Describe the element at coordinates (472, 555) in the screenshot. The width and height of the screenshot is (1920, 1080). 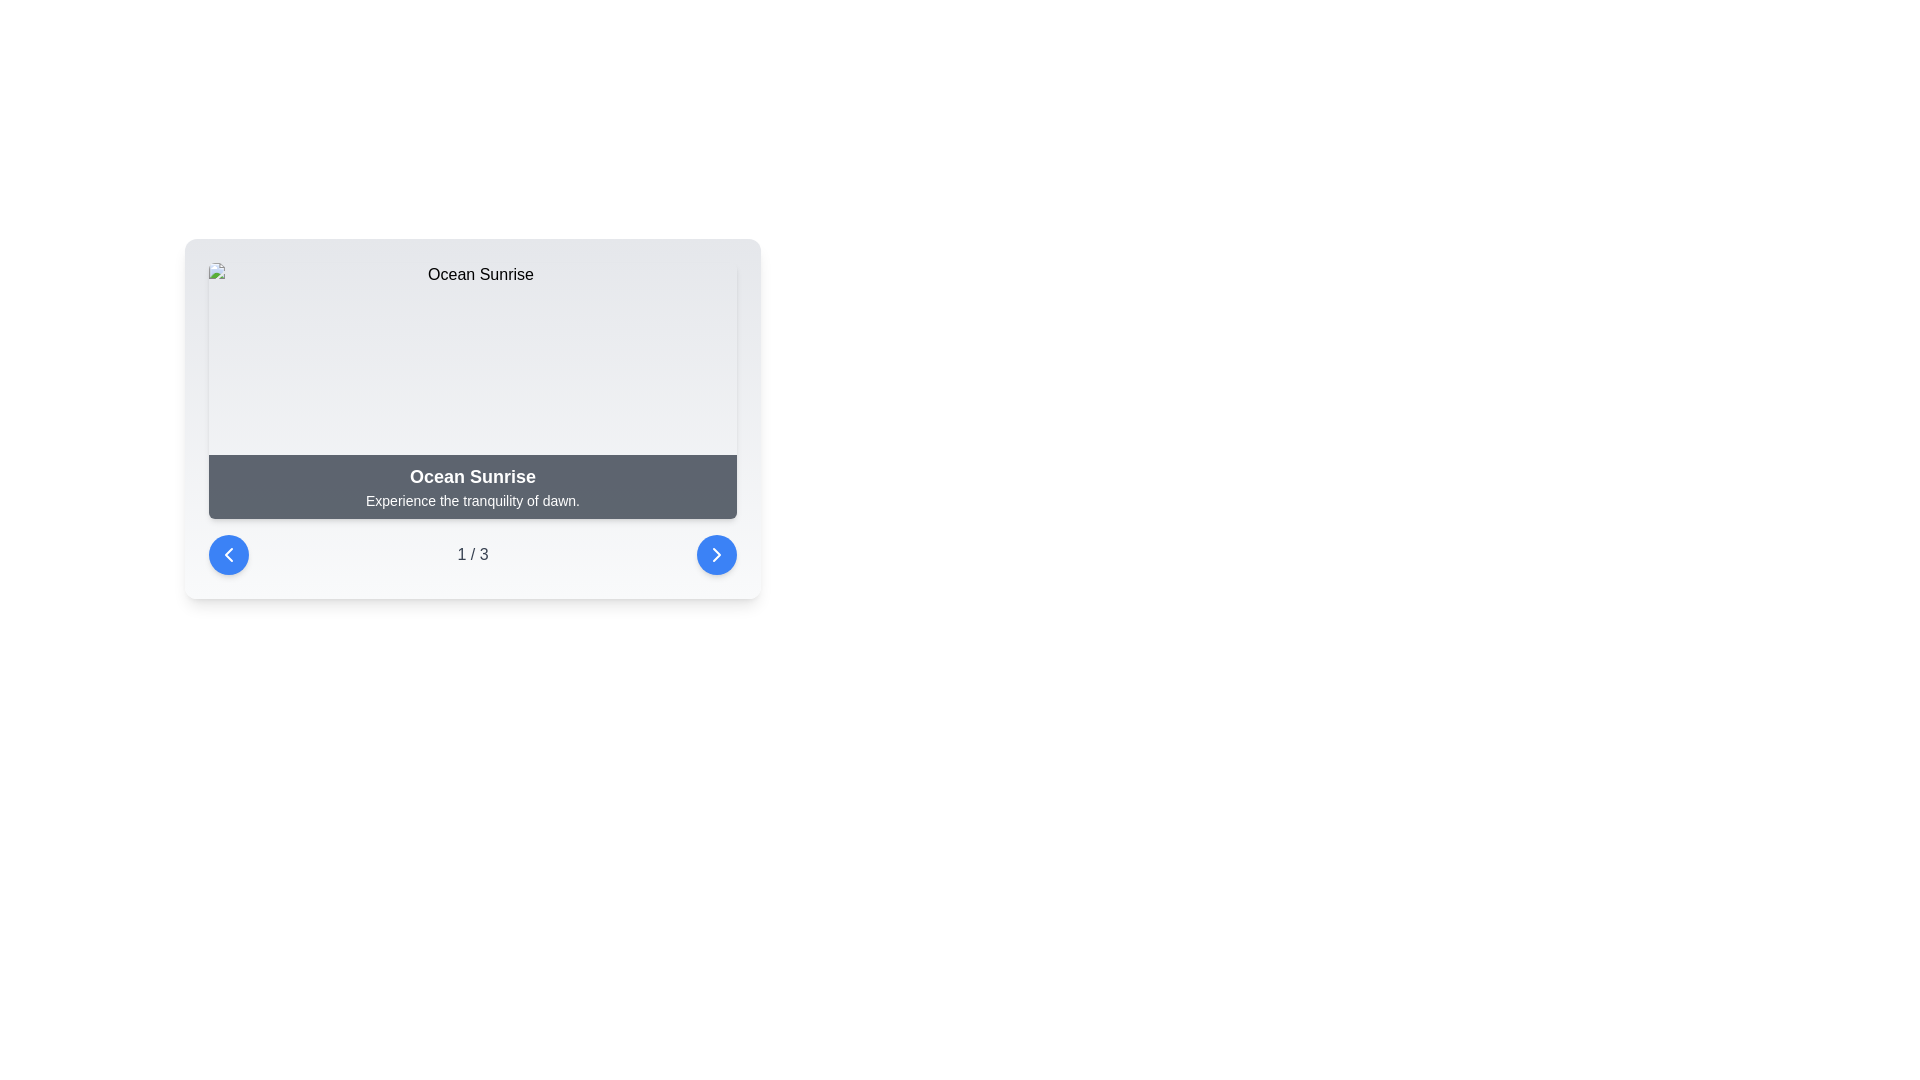
I see `the Text indicator that shows the current step or item in a sequence, positioned centrally between two interactive buttons in the footer-like section` at that location.